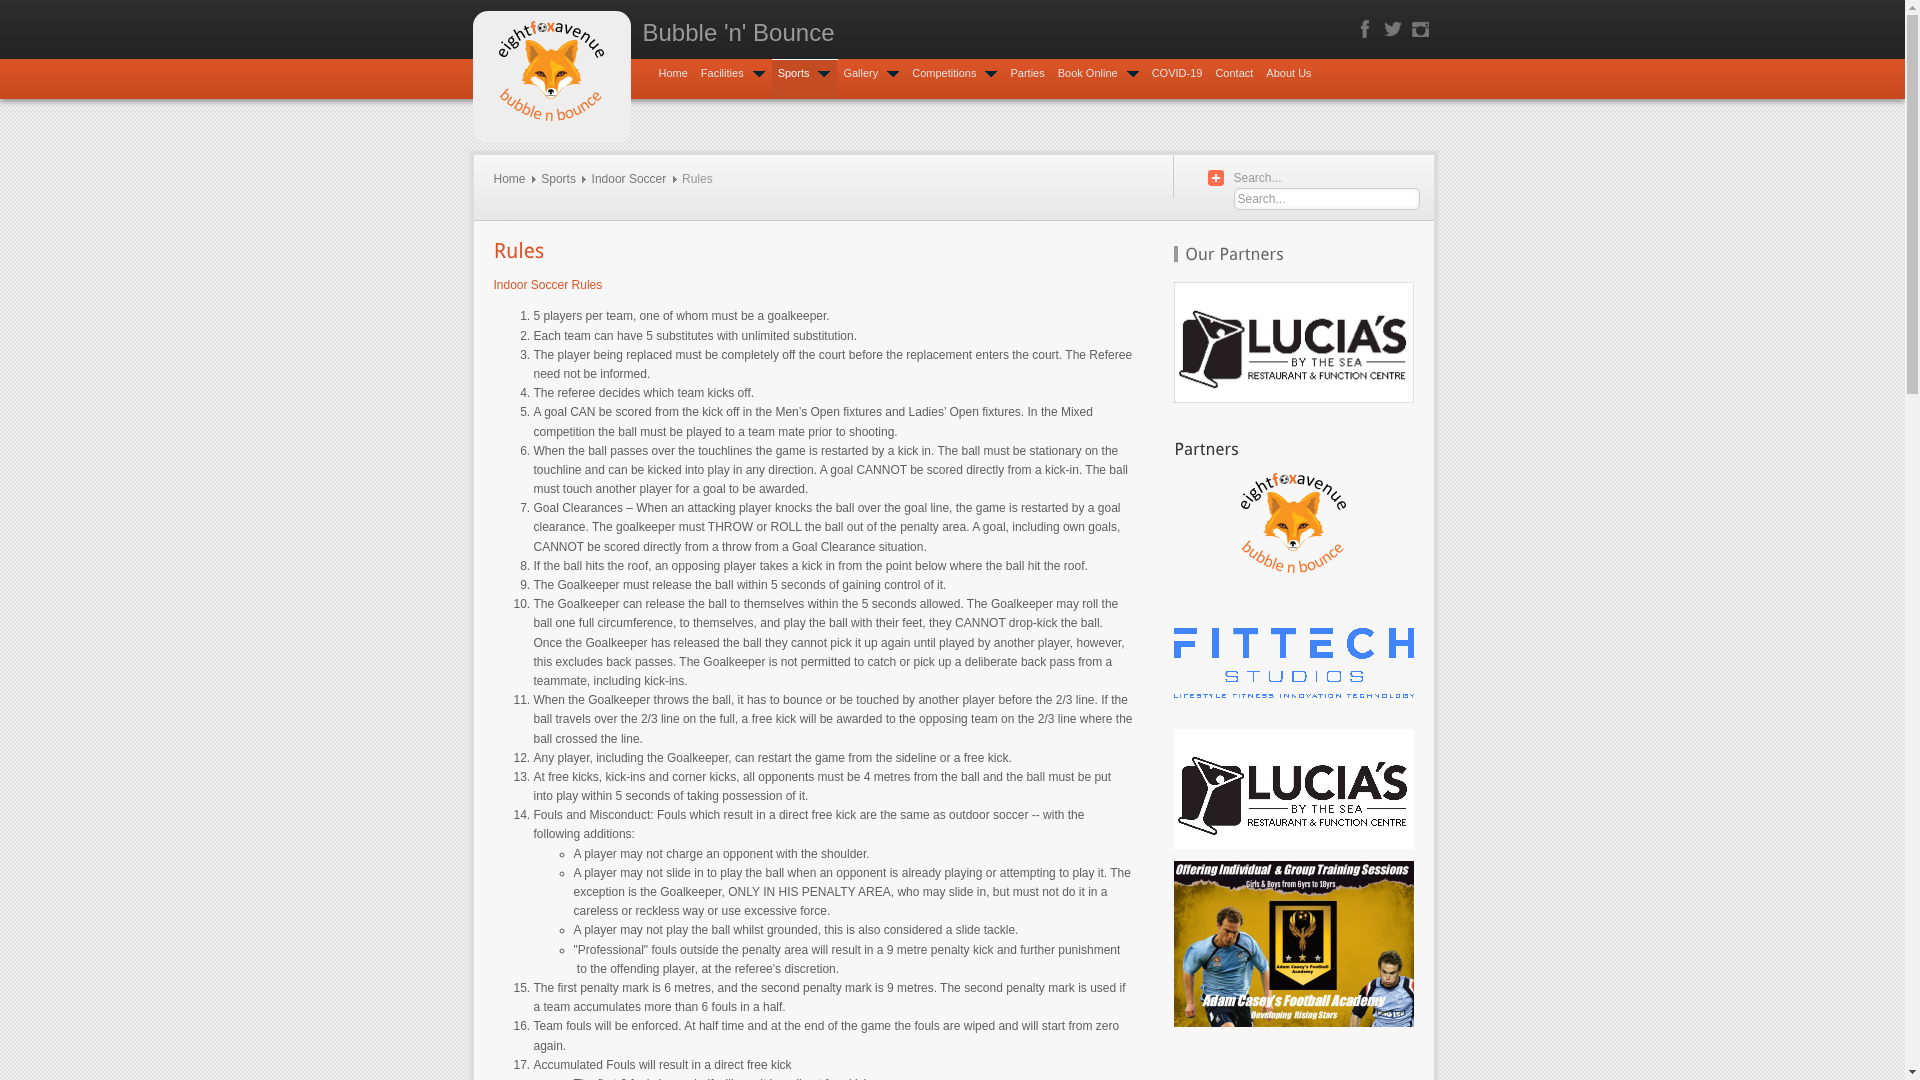 The image size is (1920, 1080). I want to click on 'Indoor Soccer Rules', so click(548, 285).